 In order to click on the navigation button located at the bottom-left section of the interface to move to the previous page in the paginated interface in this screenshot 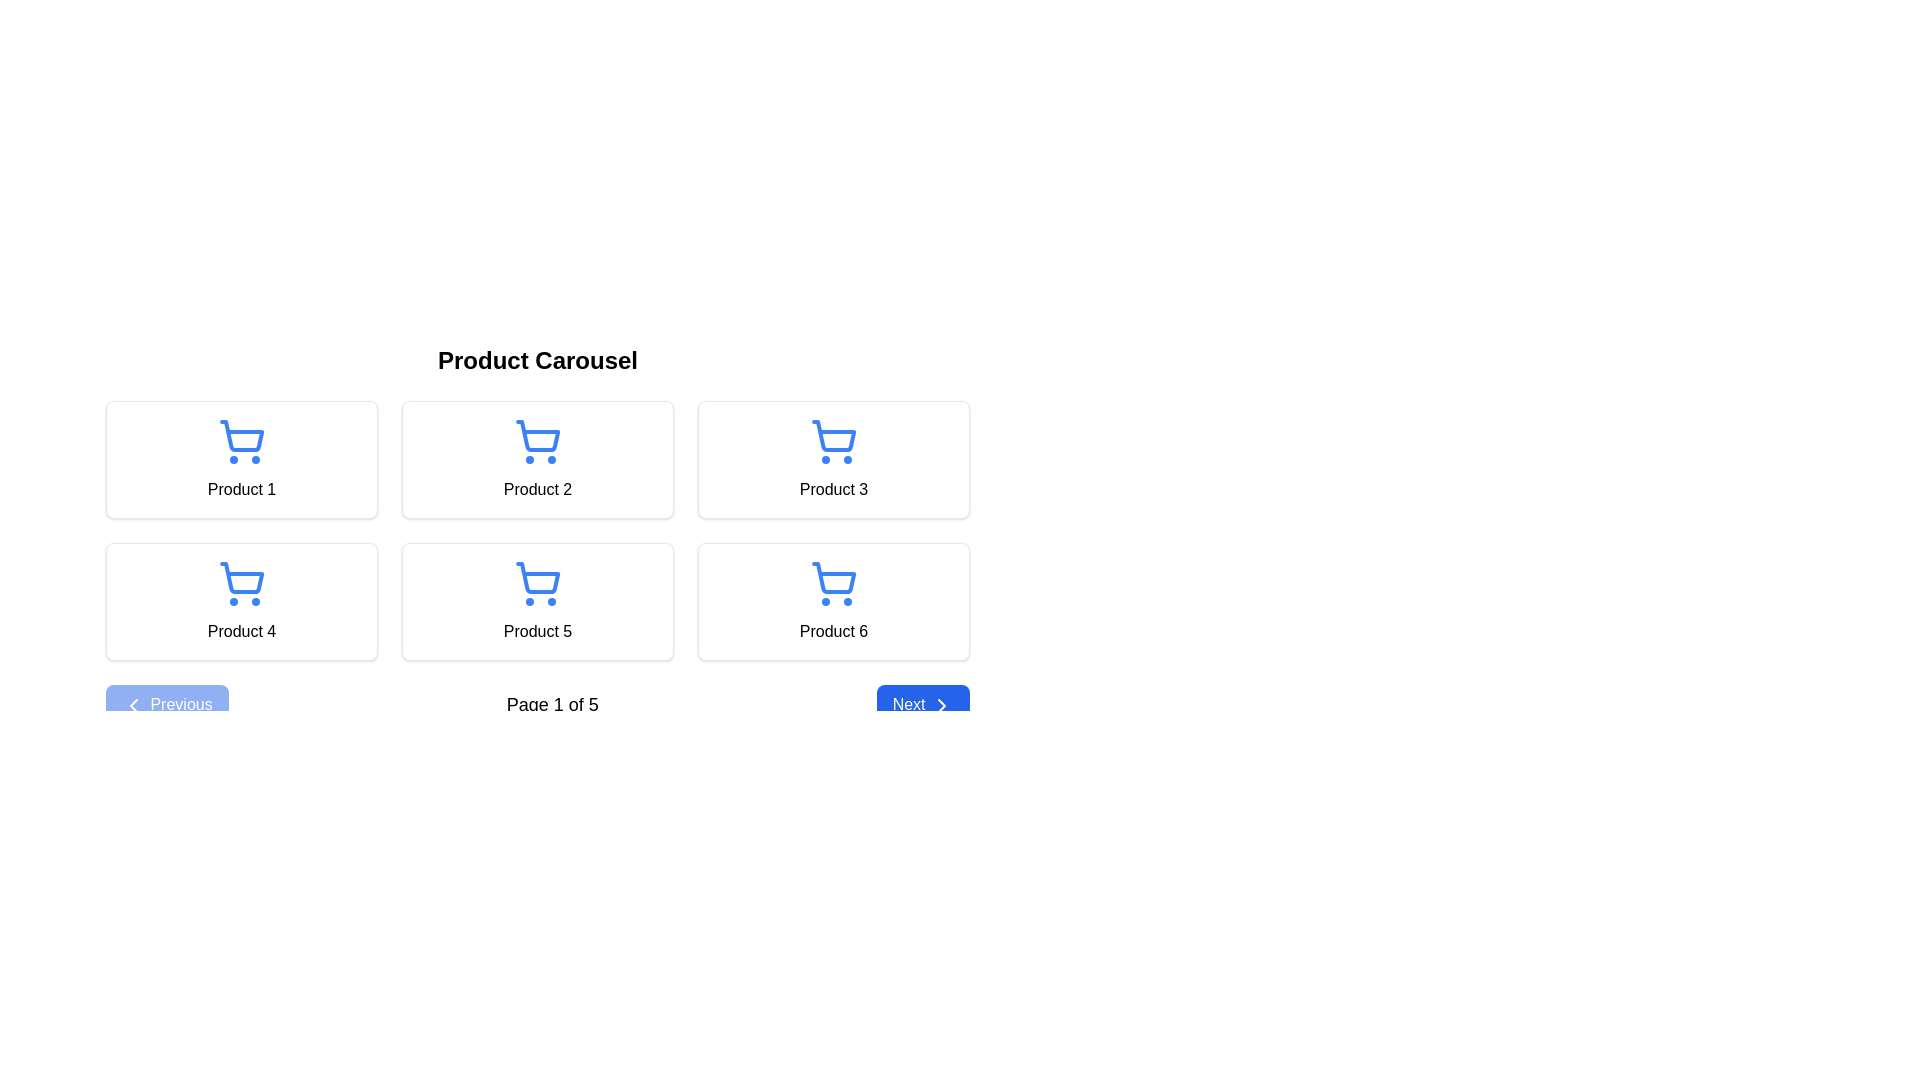, I will do `click(167, 704)`.